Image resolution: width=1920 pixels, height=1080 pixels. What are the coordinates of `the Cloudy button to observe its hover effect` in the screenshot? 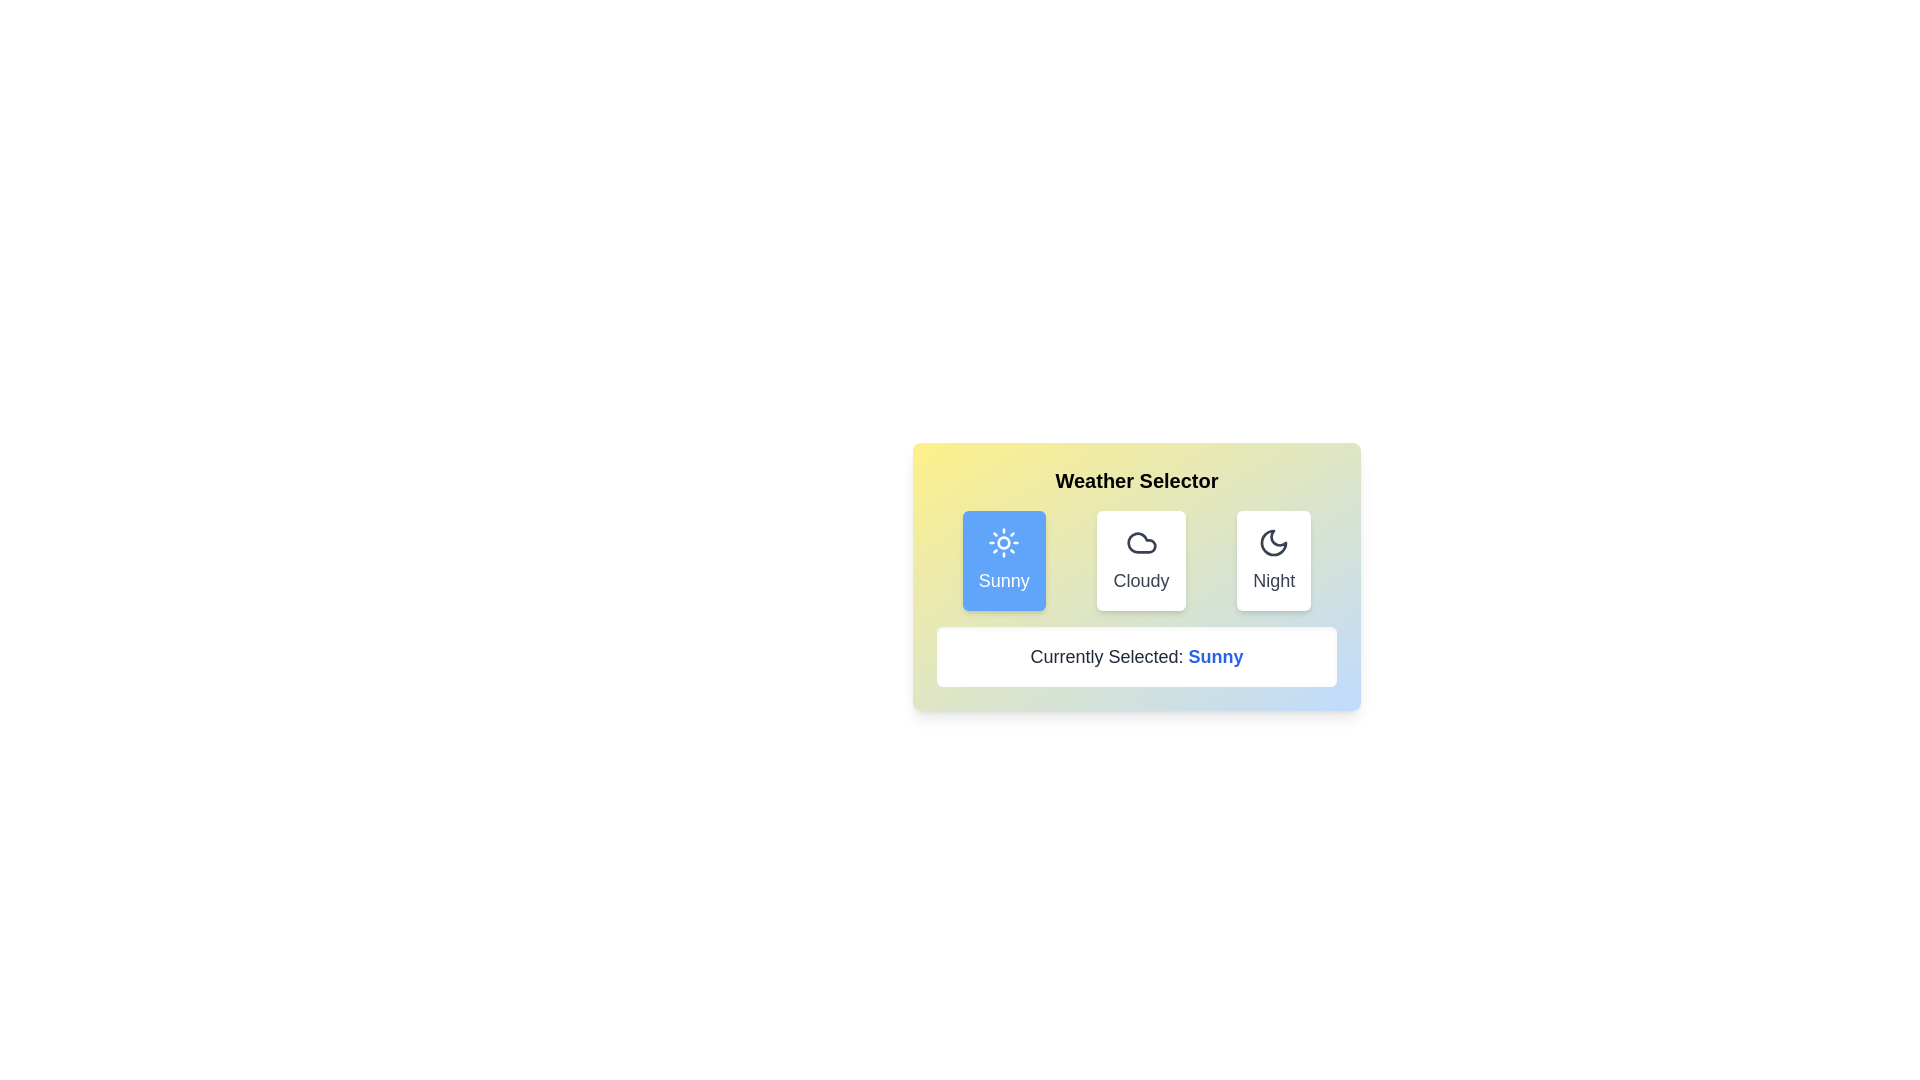 It's located at (1141, 560).